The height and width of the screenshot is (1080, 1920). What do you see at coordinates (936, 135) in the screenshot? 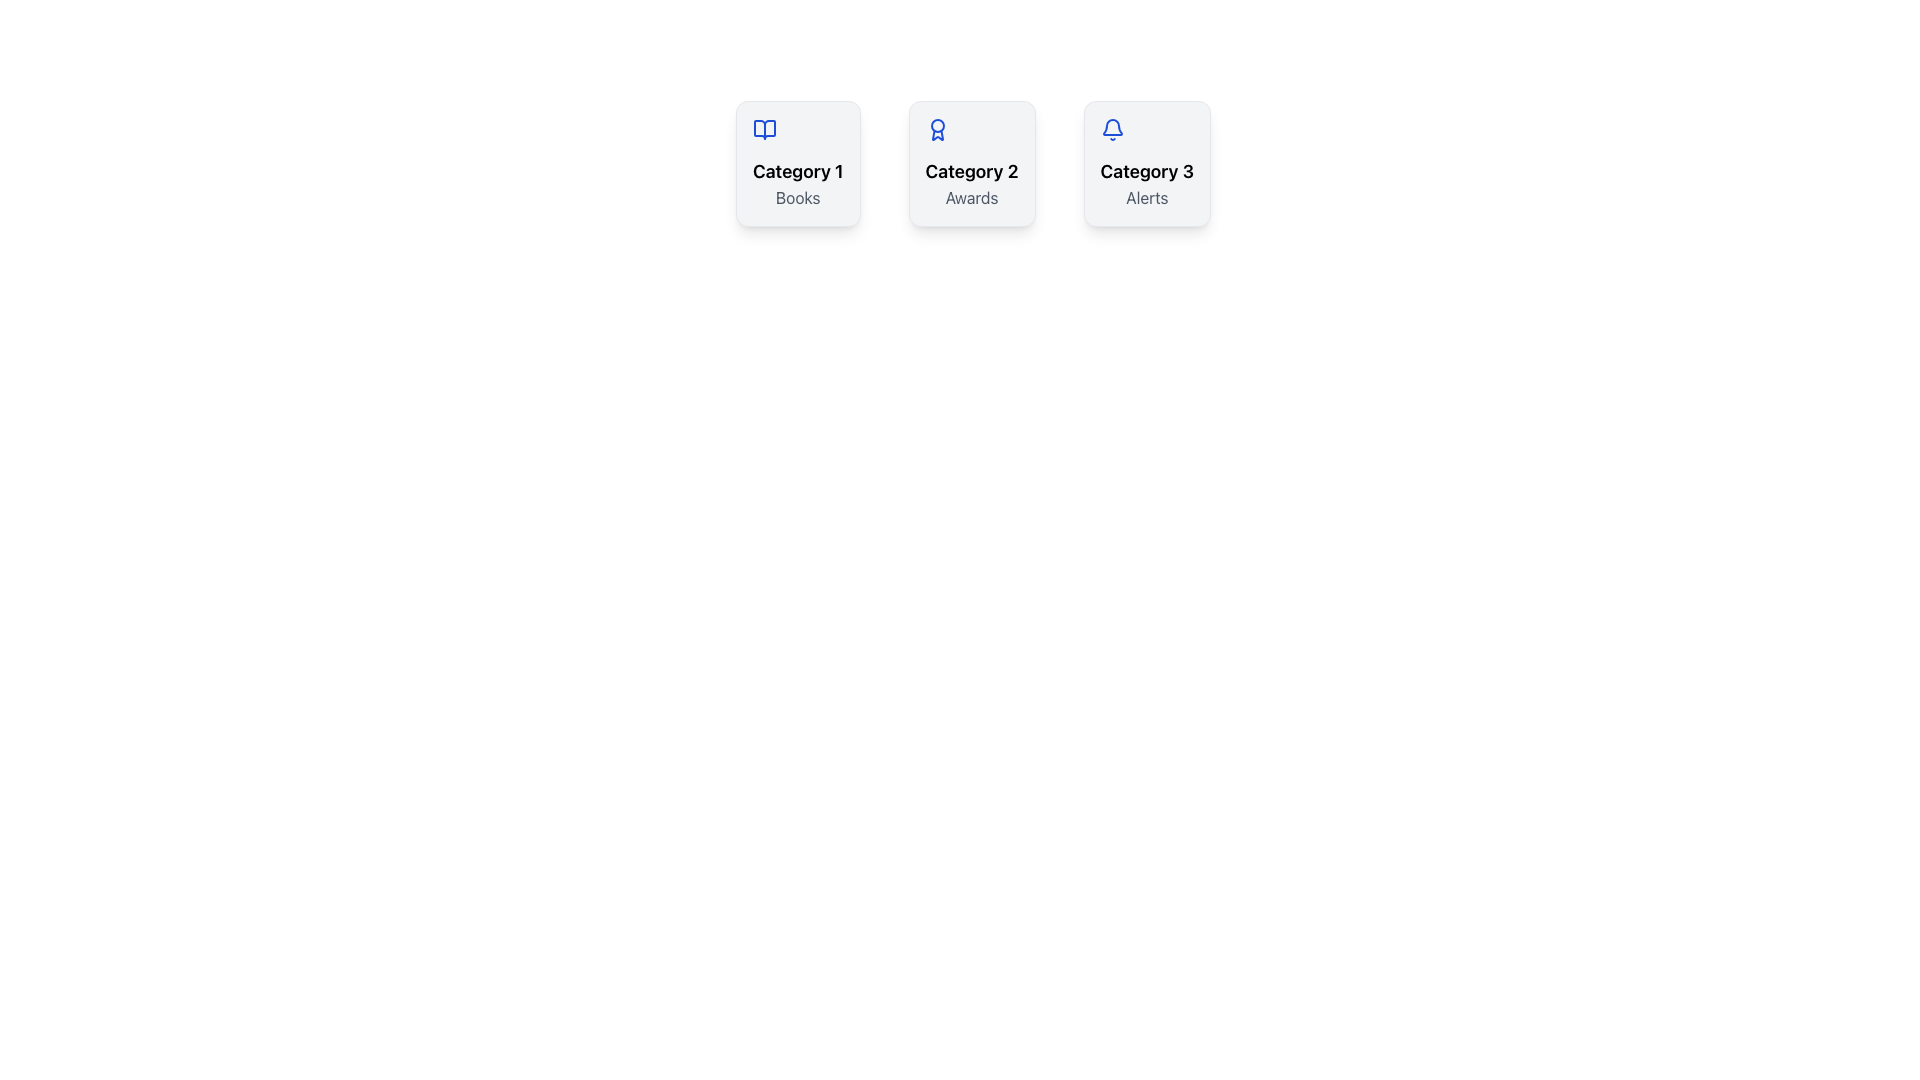
I see `the non-interactive Icon decoration within the 'Category 2 Awards' card, which enhances the award theme` at bounding box center [936, 135].